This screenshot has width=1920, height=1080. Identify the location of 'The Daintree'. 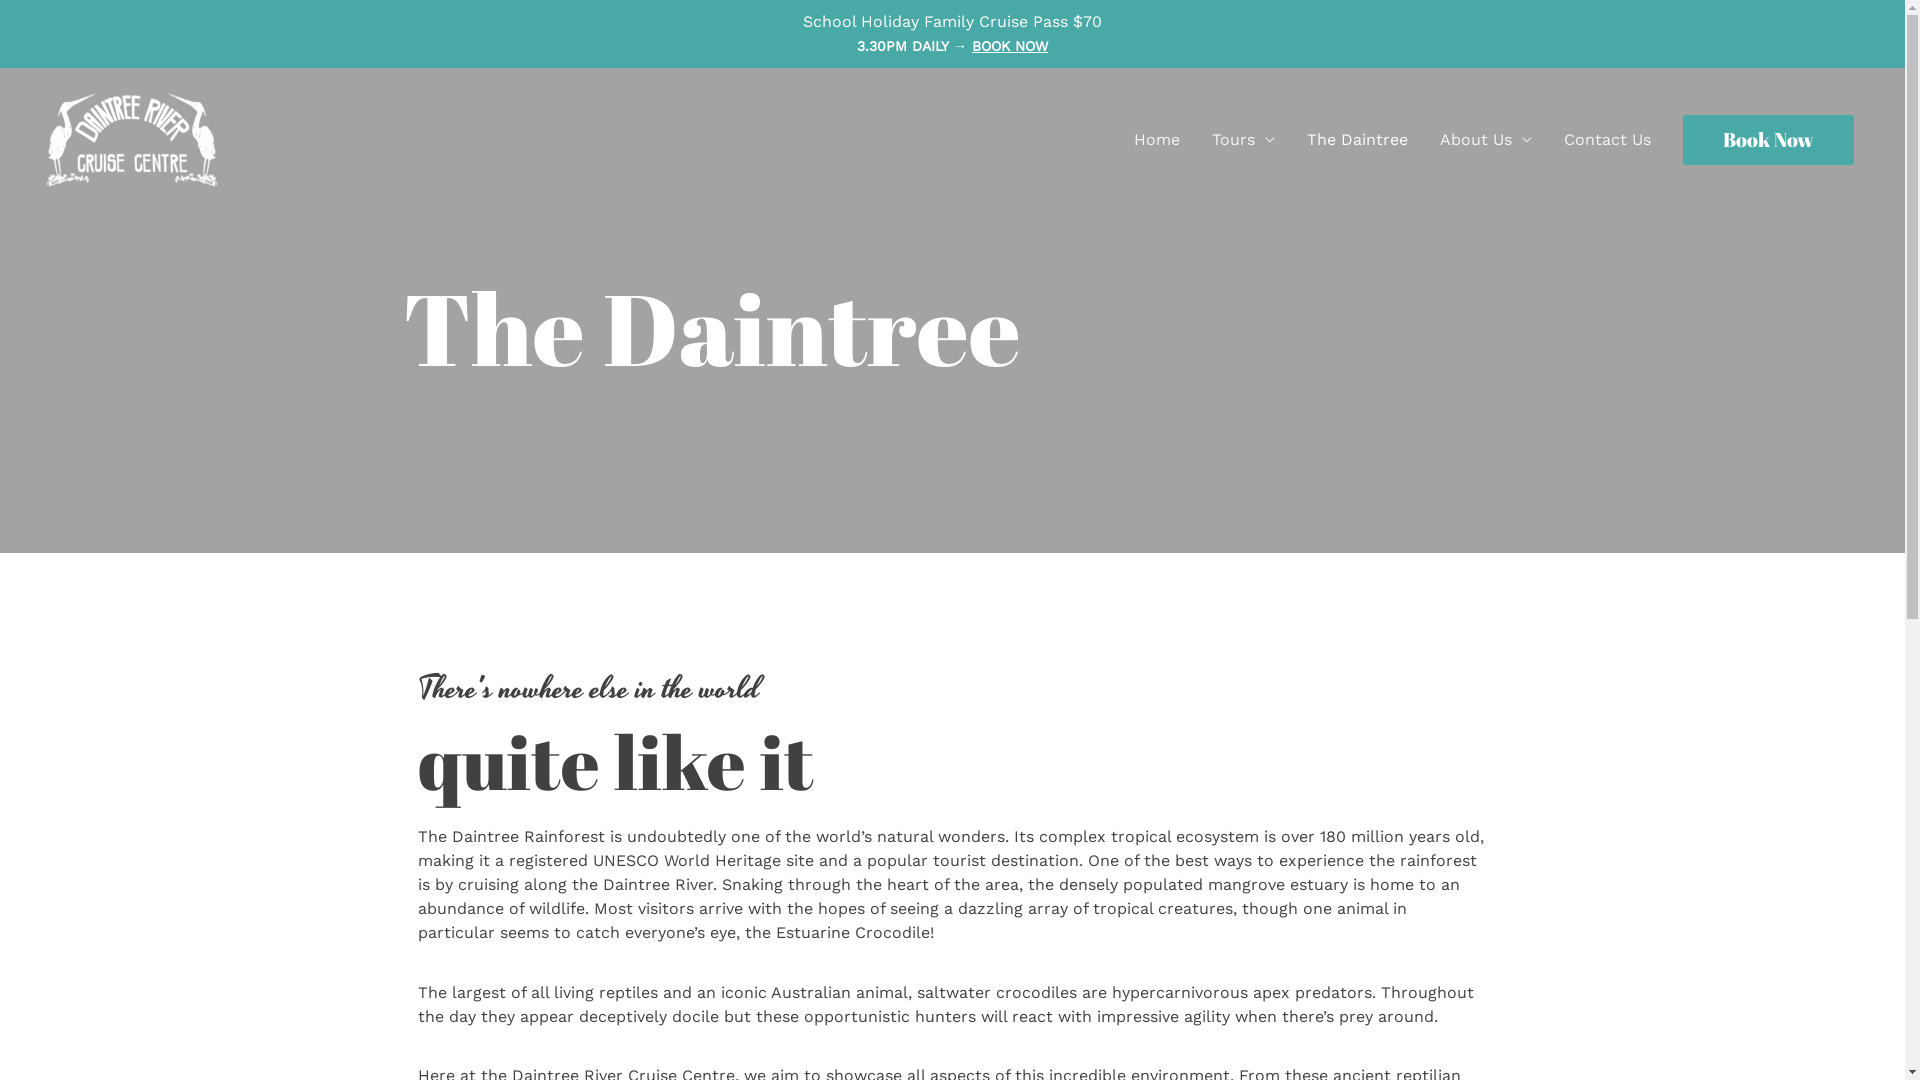
(1357, 138).